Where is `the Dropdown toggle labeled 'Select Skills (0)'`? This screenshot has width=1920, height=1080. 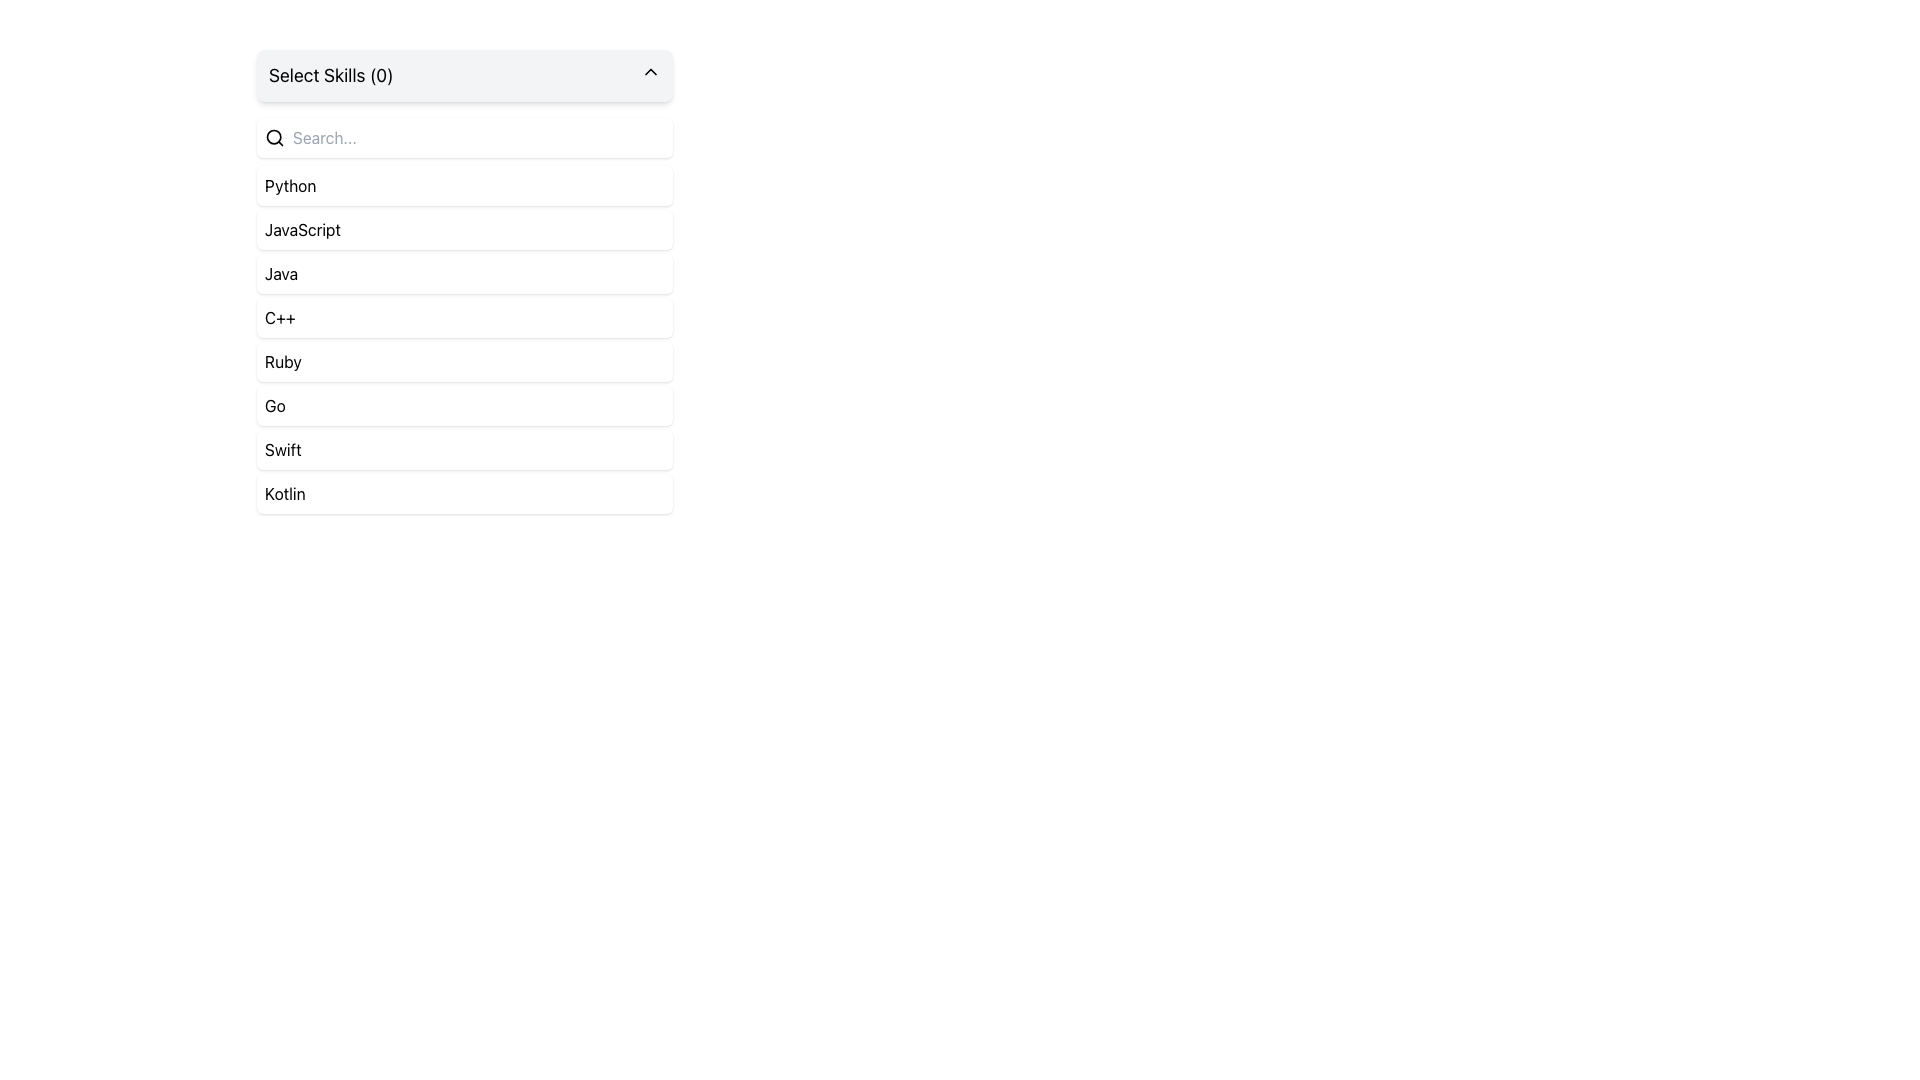
the Dropdown toggle labeled 'Select Skills (0)' is located at coordinates (464, 75).